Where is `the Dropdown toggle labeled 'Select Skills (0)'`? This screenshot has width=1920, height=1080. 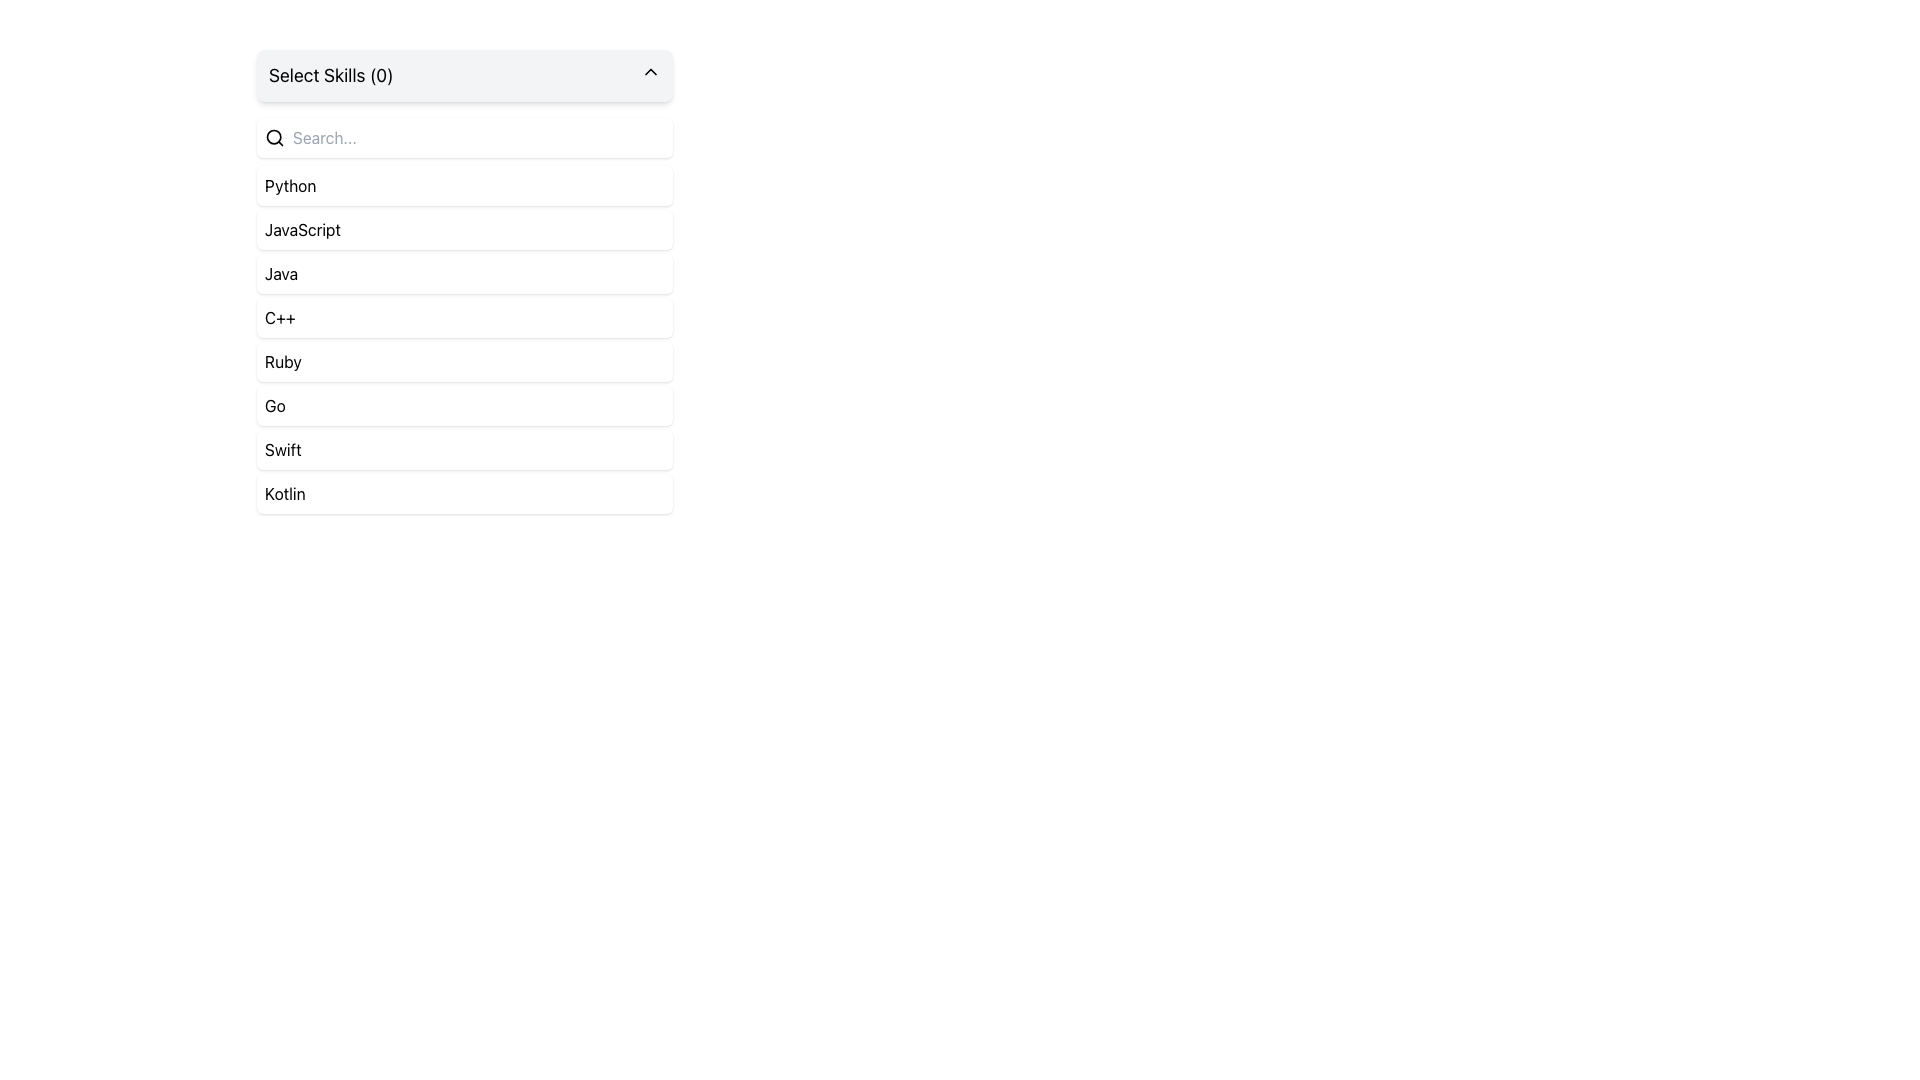
the Dropdown toggle labeled 'Select Skills (0)' is located at coordinates (464, 75).